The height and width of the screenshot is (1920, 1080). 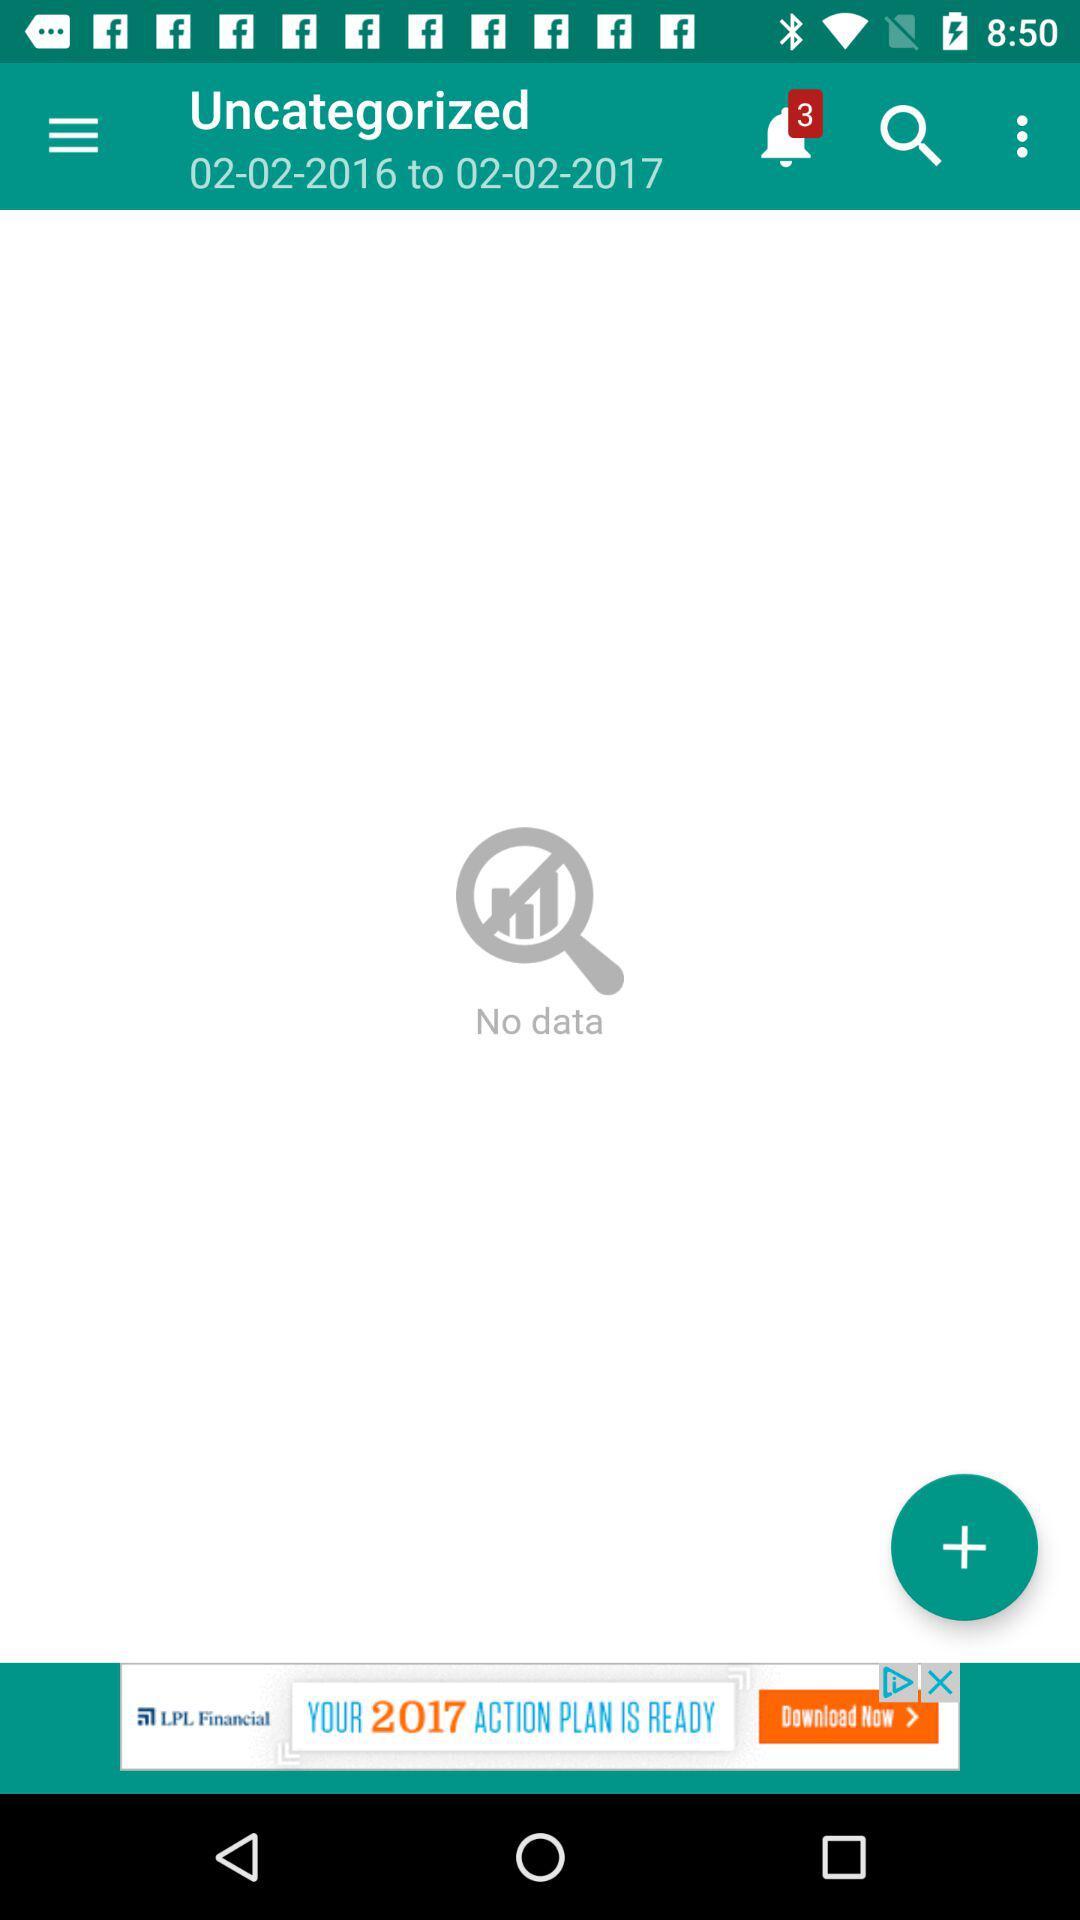 I want to click on swtich autoplay option, so click(x=963, y=1546).